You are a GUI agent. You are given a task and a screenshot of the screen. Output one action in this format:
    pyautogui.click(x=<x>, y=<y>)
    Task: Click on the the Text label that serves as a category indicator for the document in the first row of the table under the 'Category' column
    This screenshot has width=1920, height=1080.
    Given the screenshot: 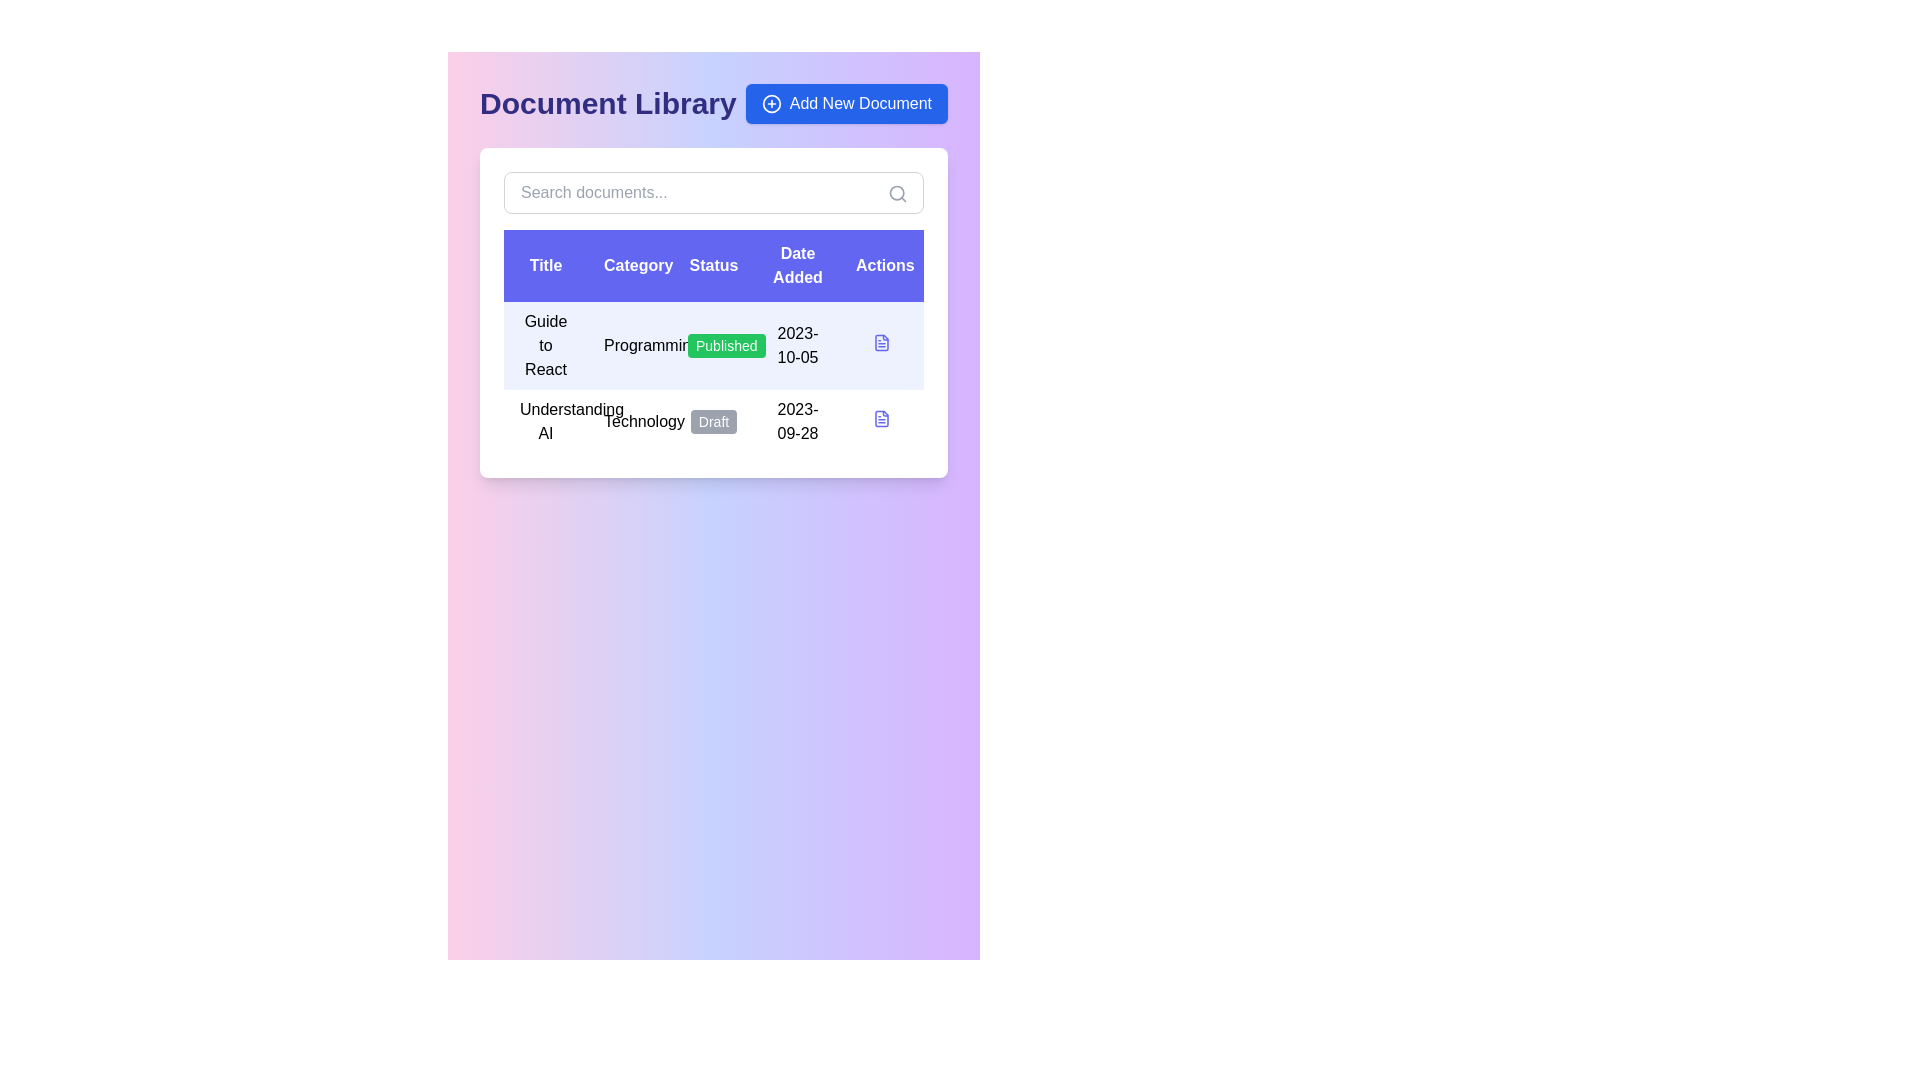 What is the action you would take?
    pyautogui.click(x=628, y=345)
    